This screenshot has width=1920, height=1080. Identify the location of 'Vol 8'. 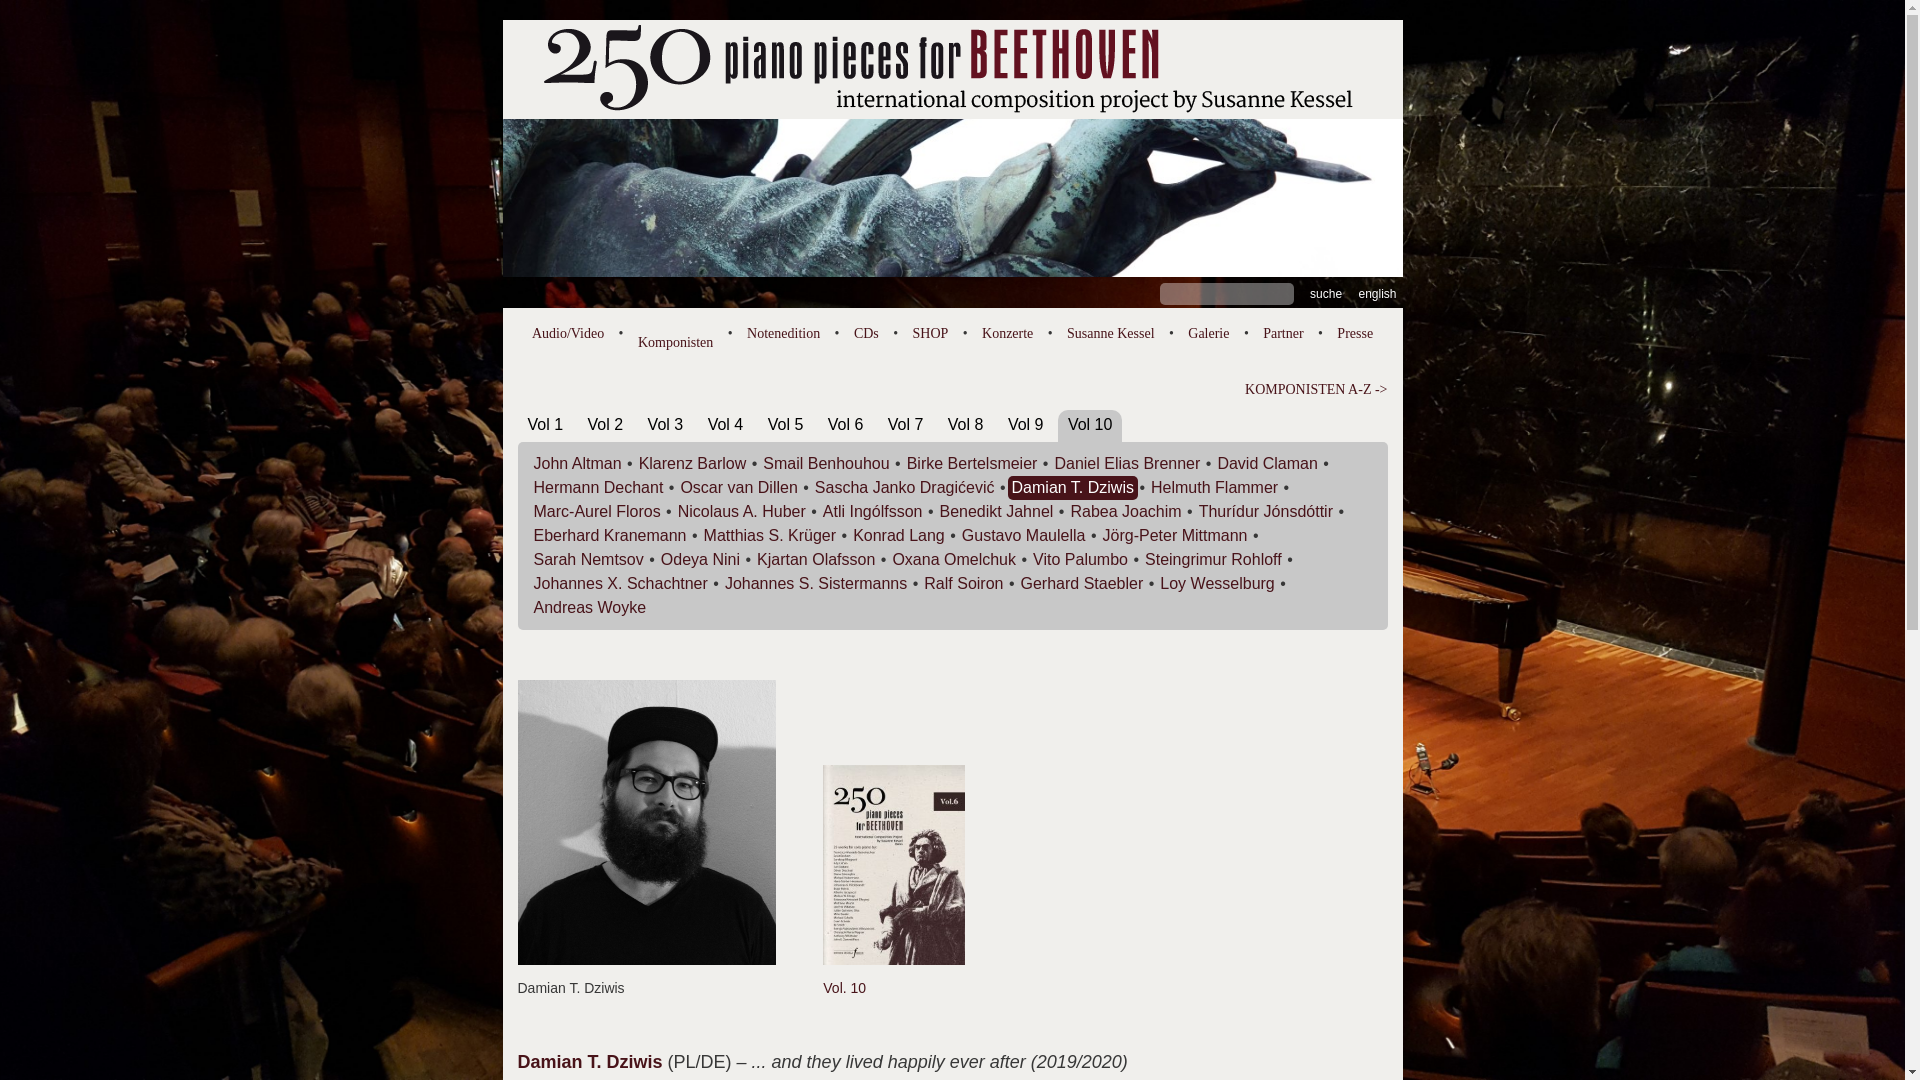
(947, 423).